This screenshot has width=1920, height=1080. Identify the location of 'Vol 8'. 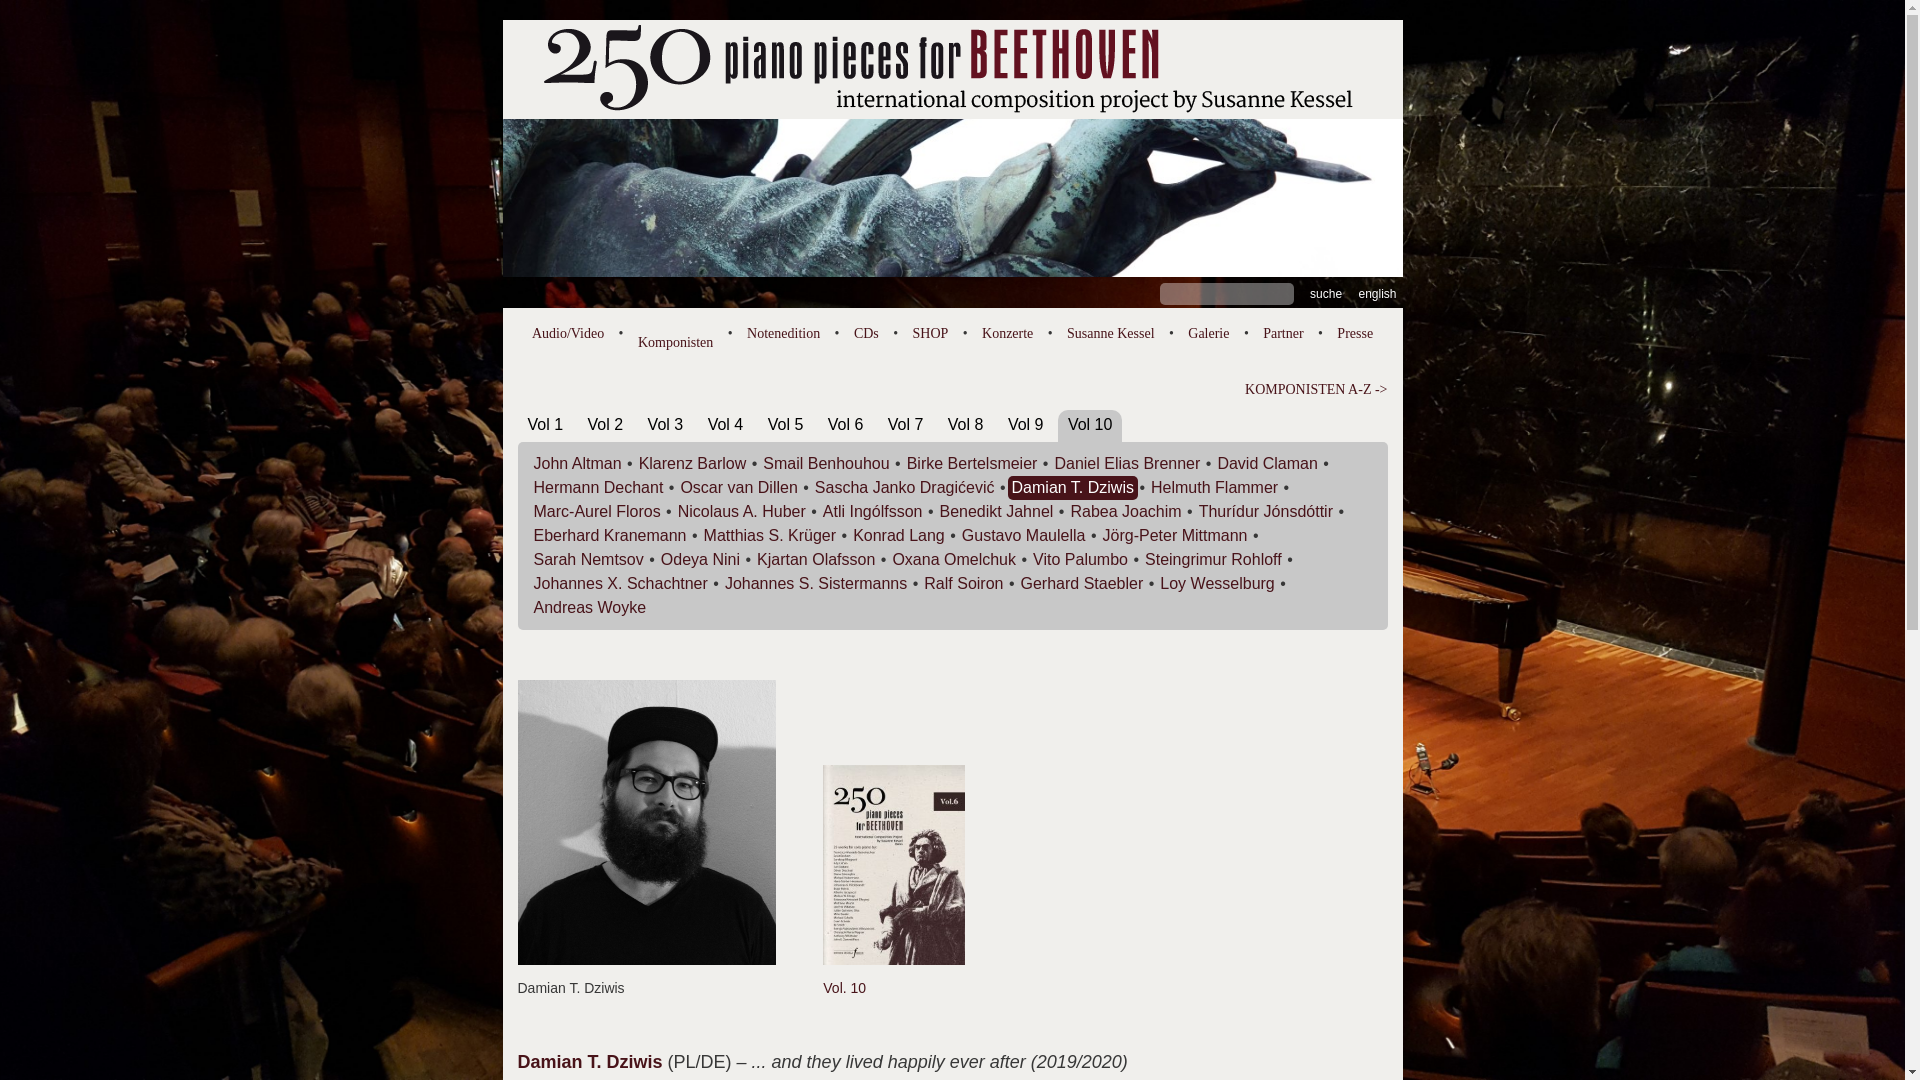
(947, 423).